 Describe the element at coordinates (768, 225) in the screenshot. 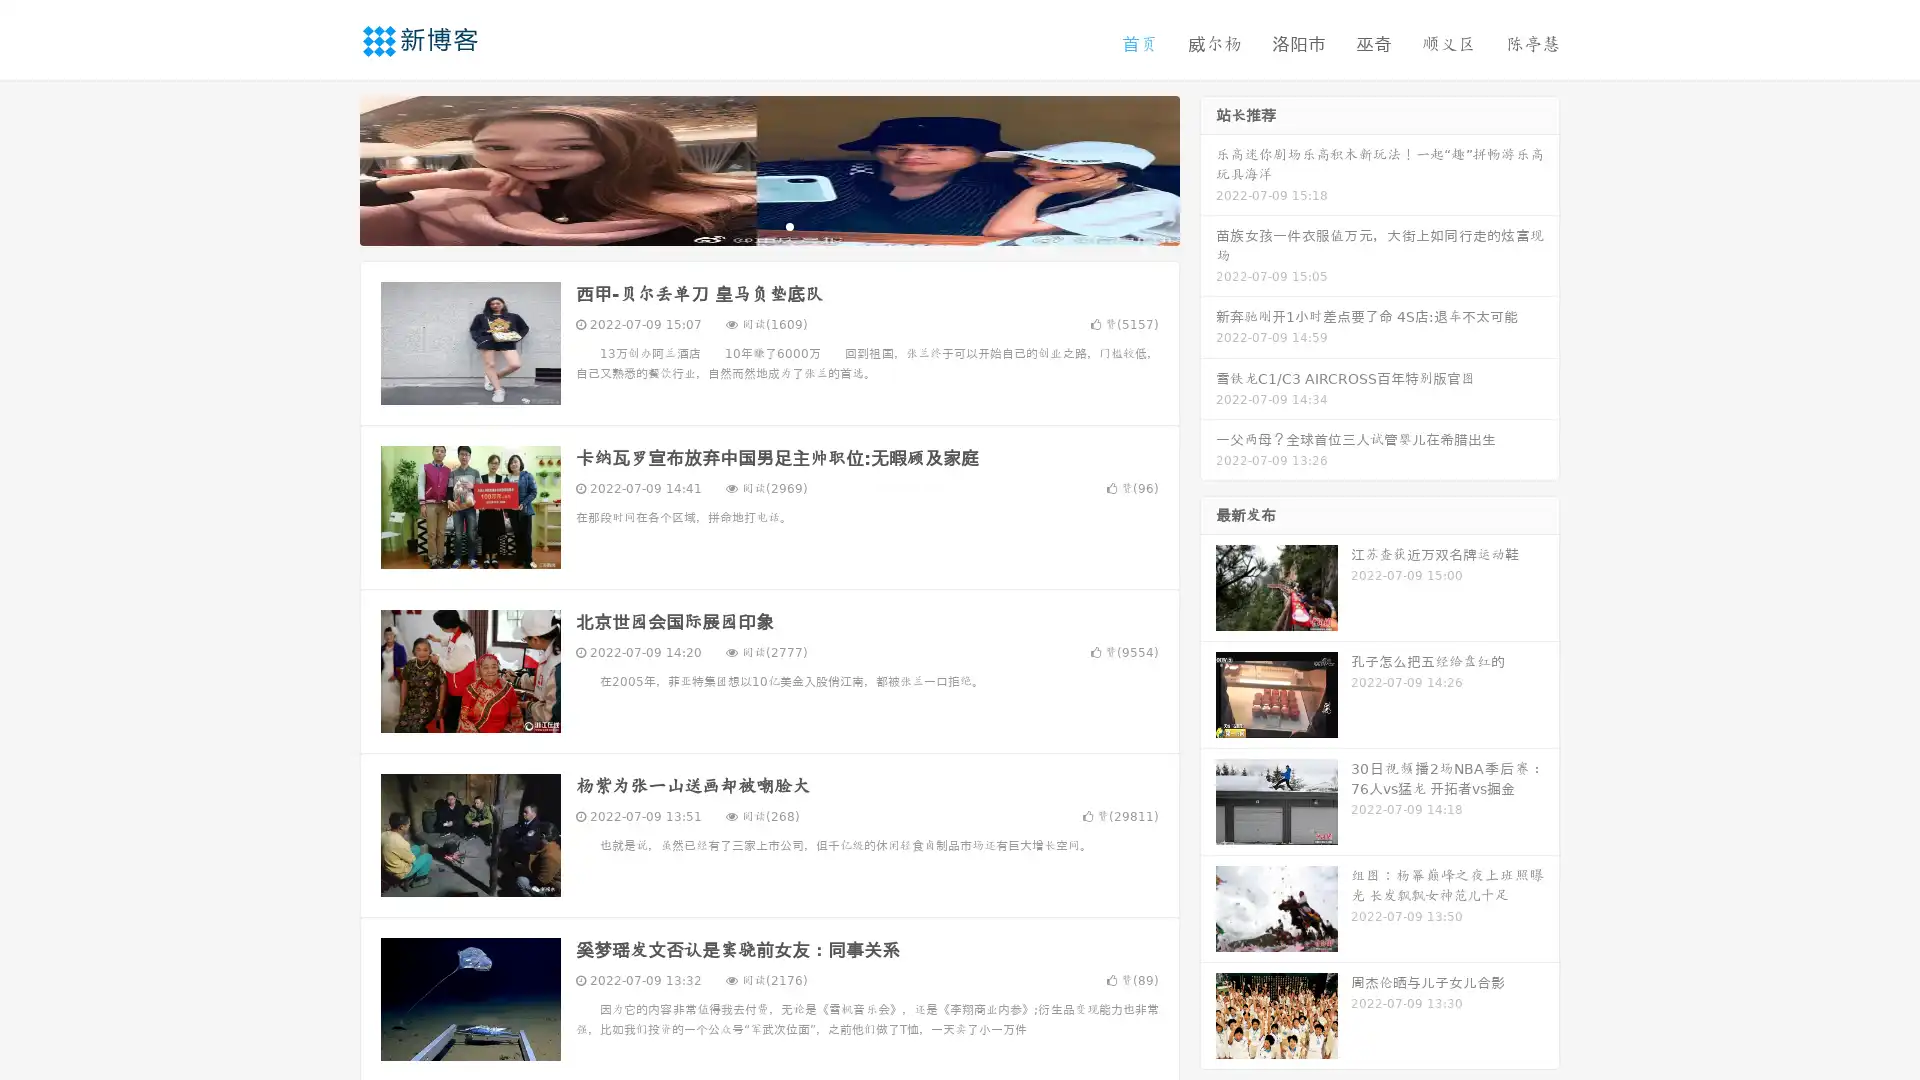

I see `Go to slide 2` at that location.